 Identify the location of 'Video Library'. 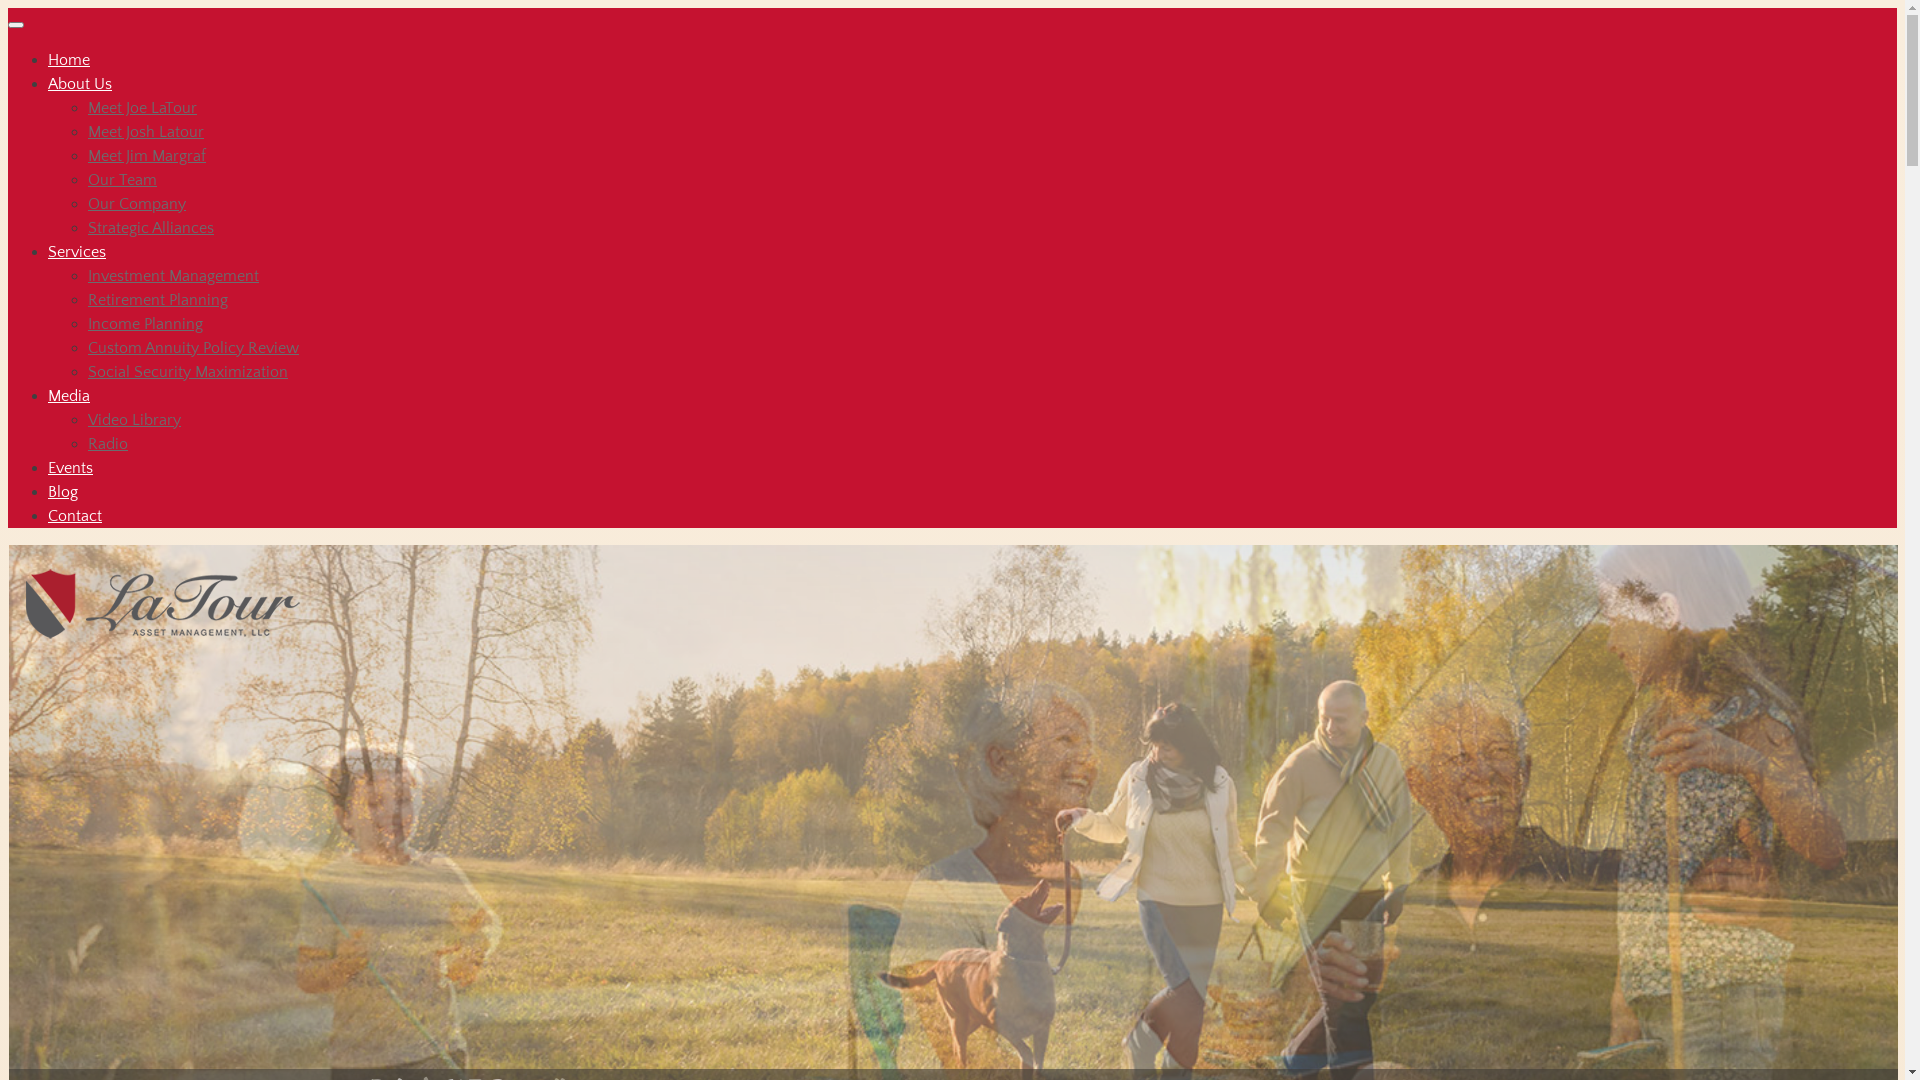
(86, 419).